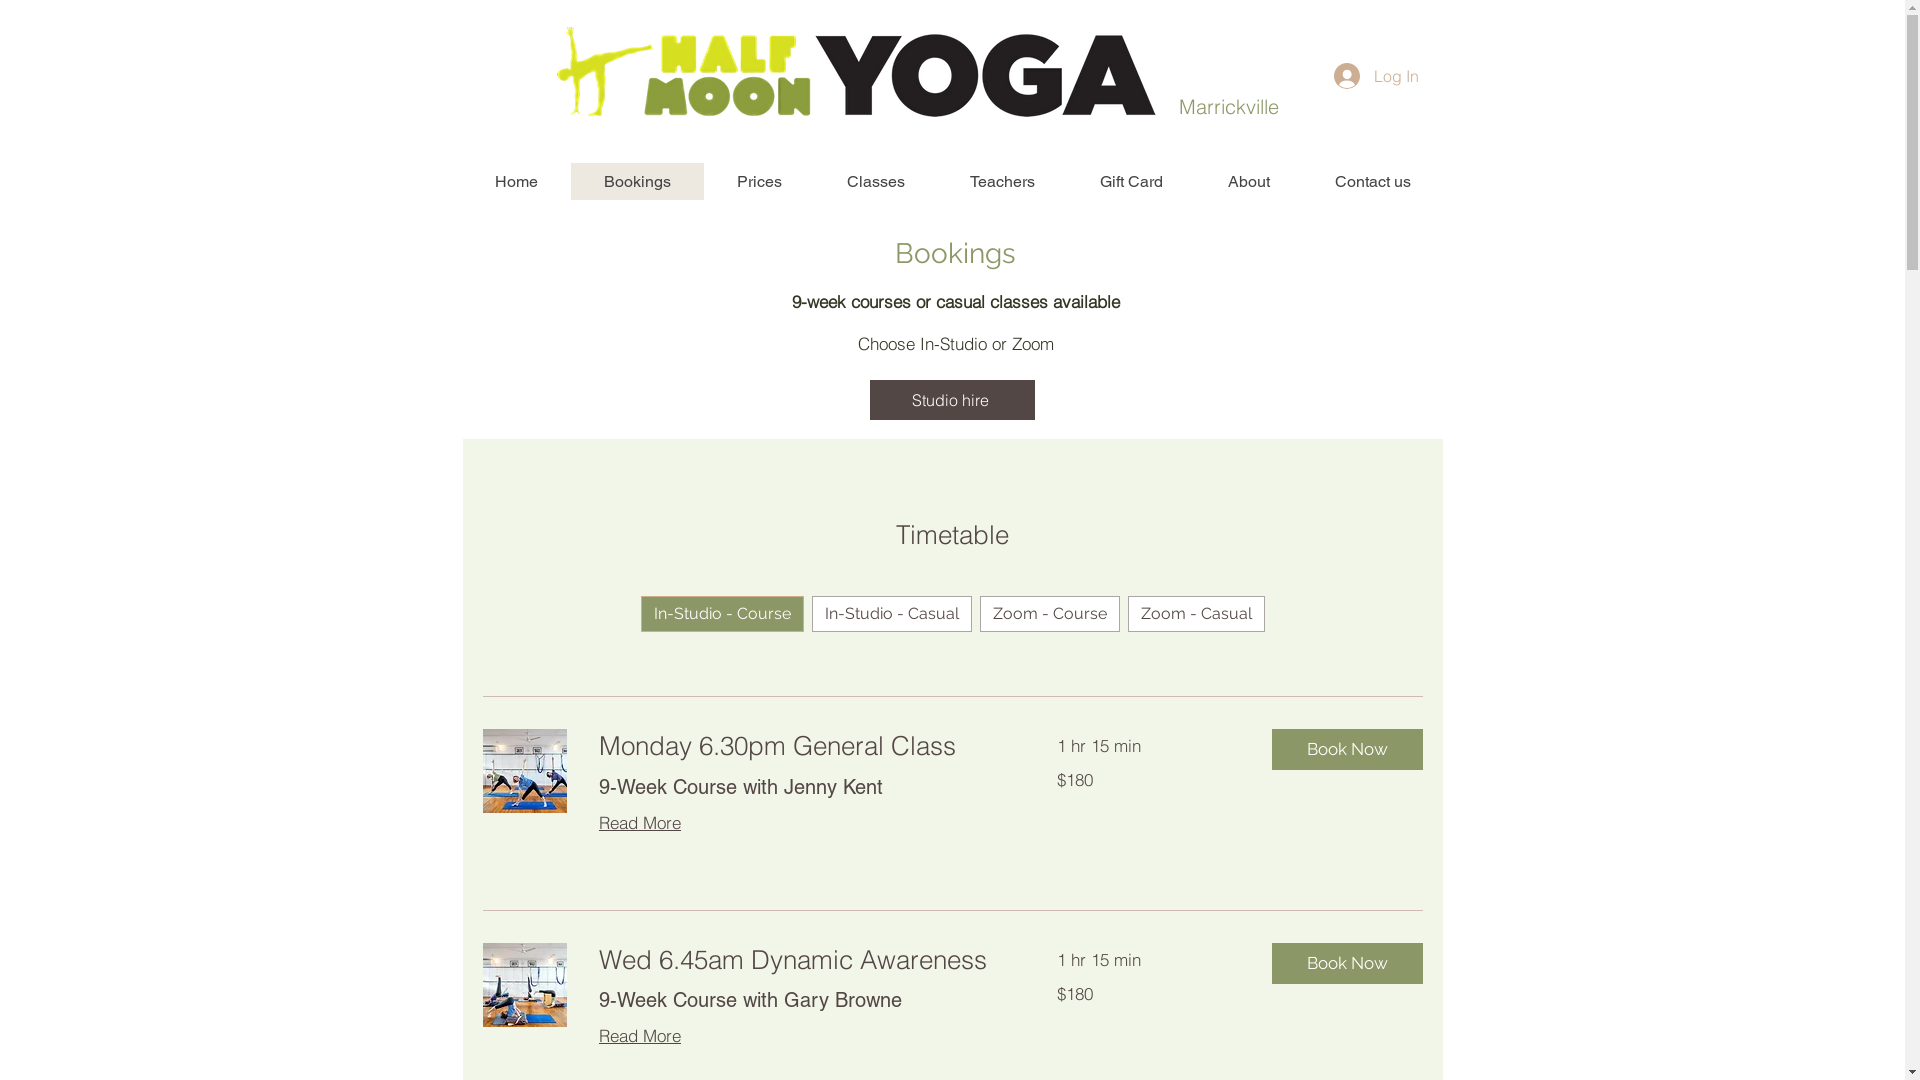 The height and width of the screenshot is (1080, 1920). Describe the element at coordinates (1375, 75) in the screenshot. I see `'Log In'` at that location.